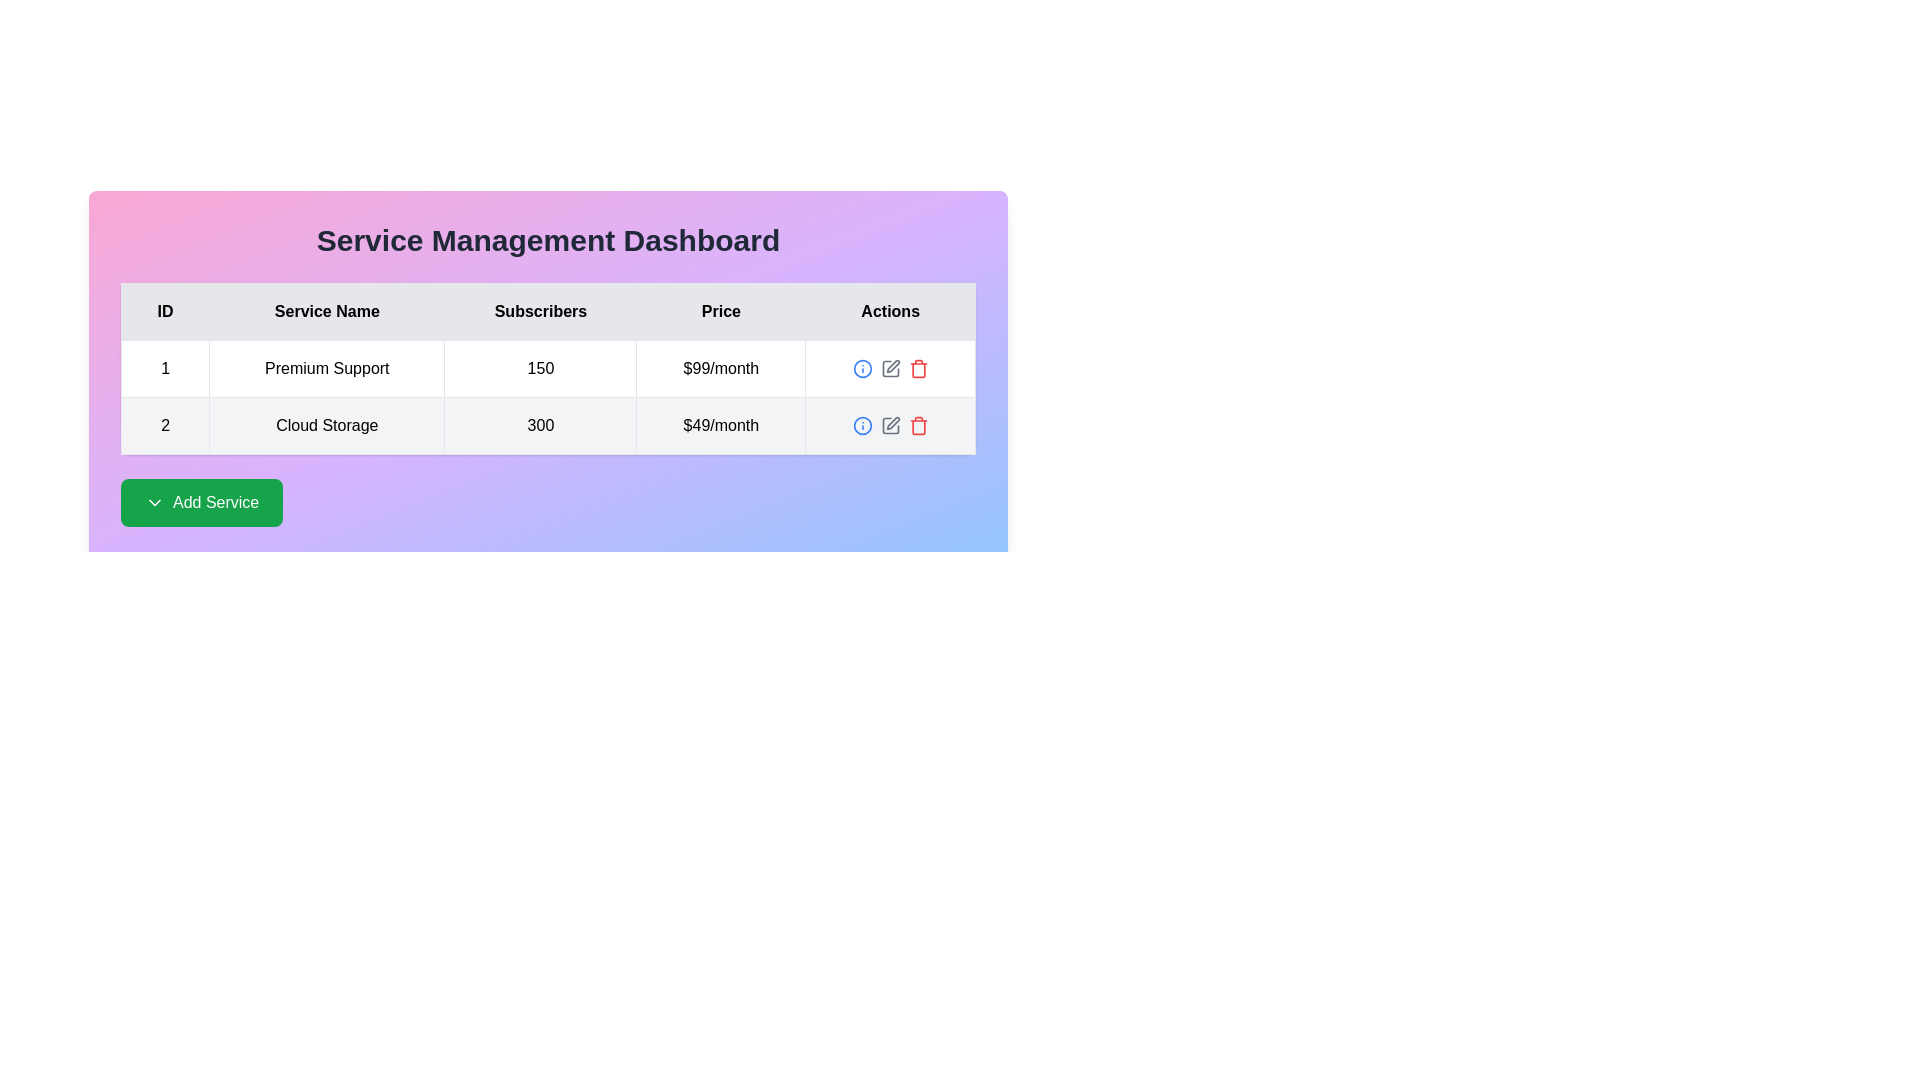 The width and height of the screenshot is (1920, 1080). Describe the element at coordinates (540, 312) in the screenshot. I see `the Table Header Cell labeled 'Subscribers', which is the third column header in the table, located between 'Service Name' and 'Price'` at that location.